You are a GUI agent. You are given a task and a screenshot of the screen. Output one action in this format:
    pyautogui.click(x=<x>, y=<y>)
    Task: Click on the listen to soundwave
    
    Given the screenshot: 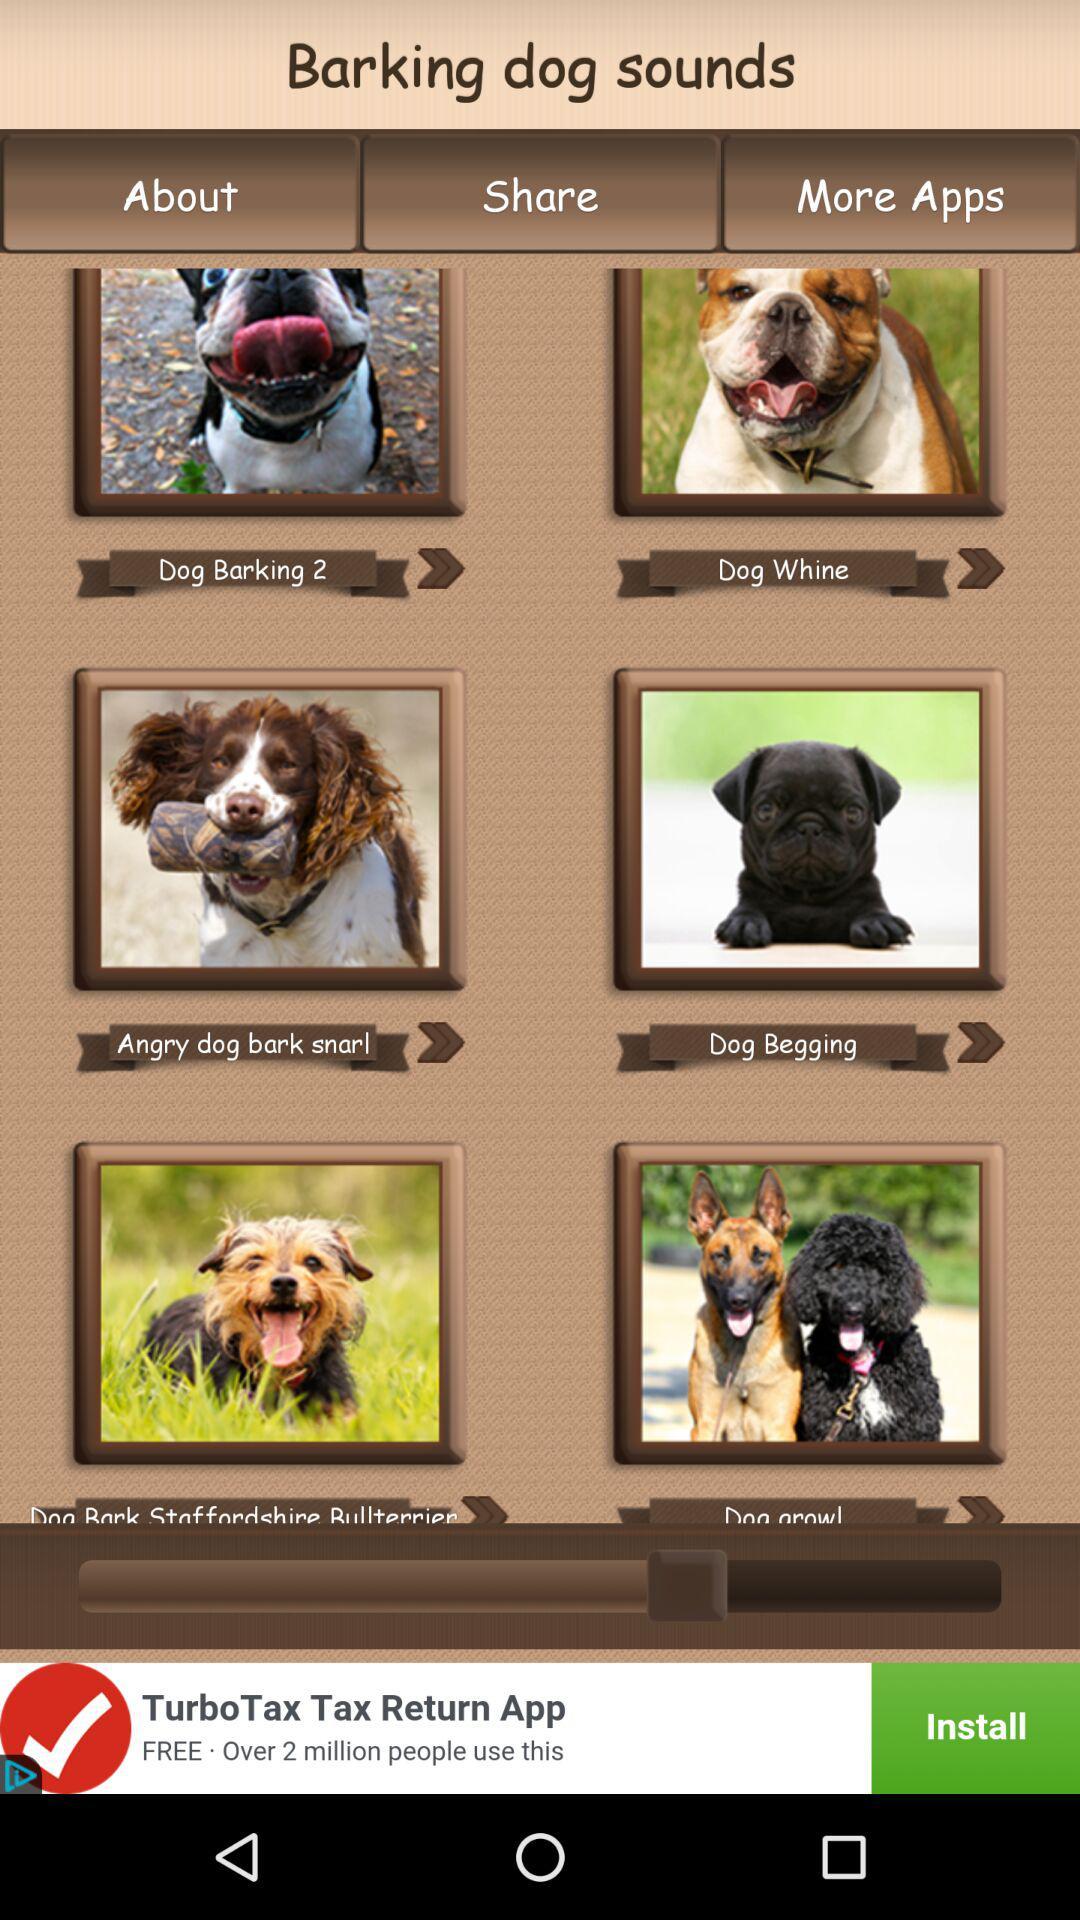 What is the action you would take?
    pyautogui.click(x=979, y=1509)
    